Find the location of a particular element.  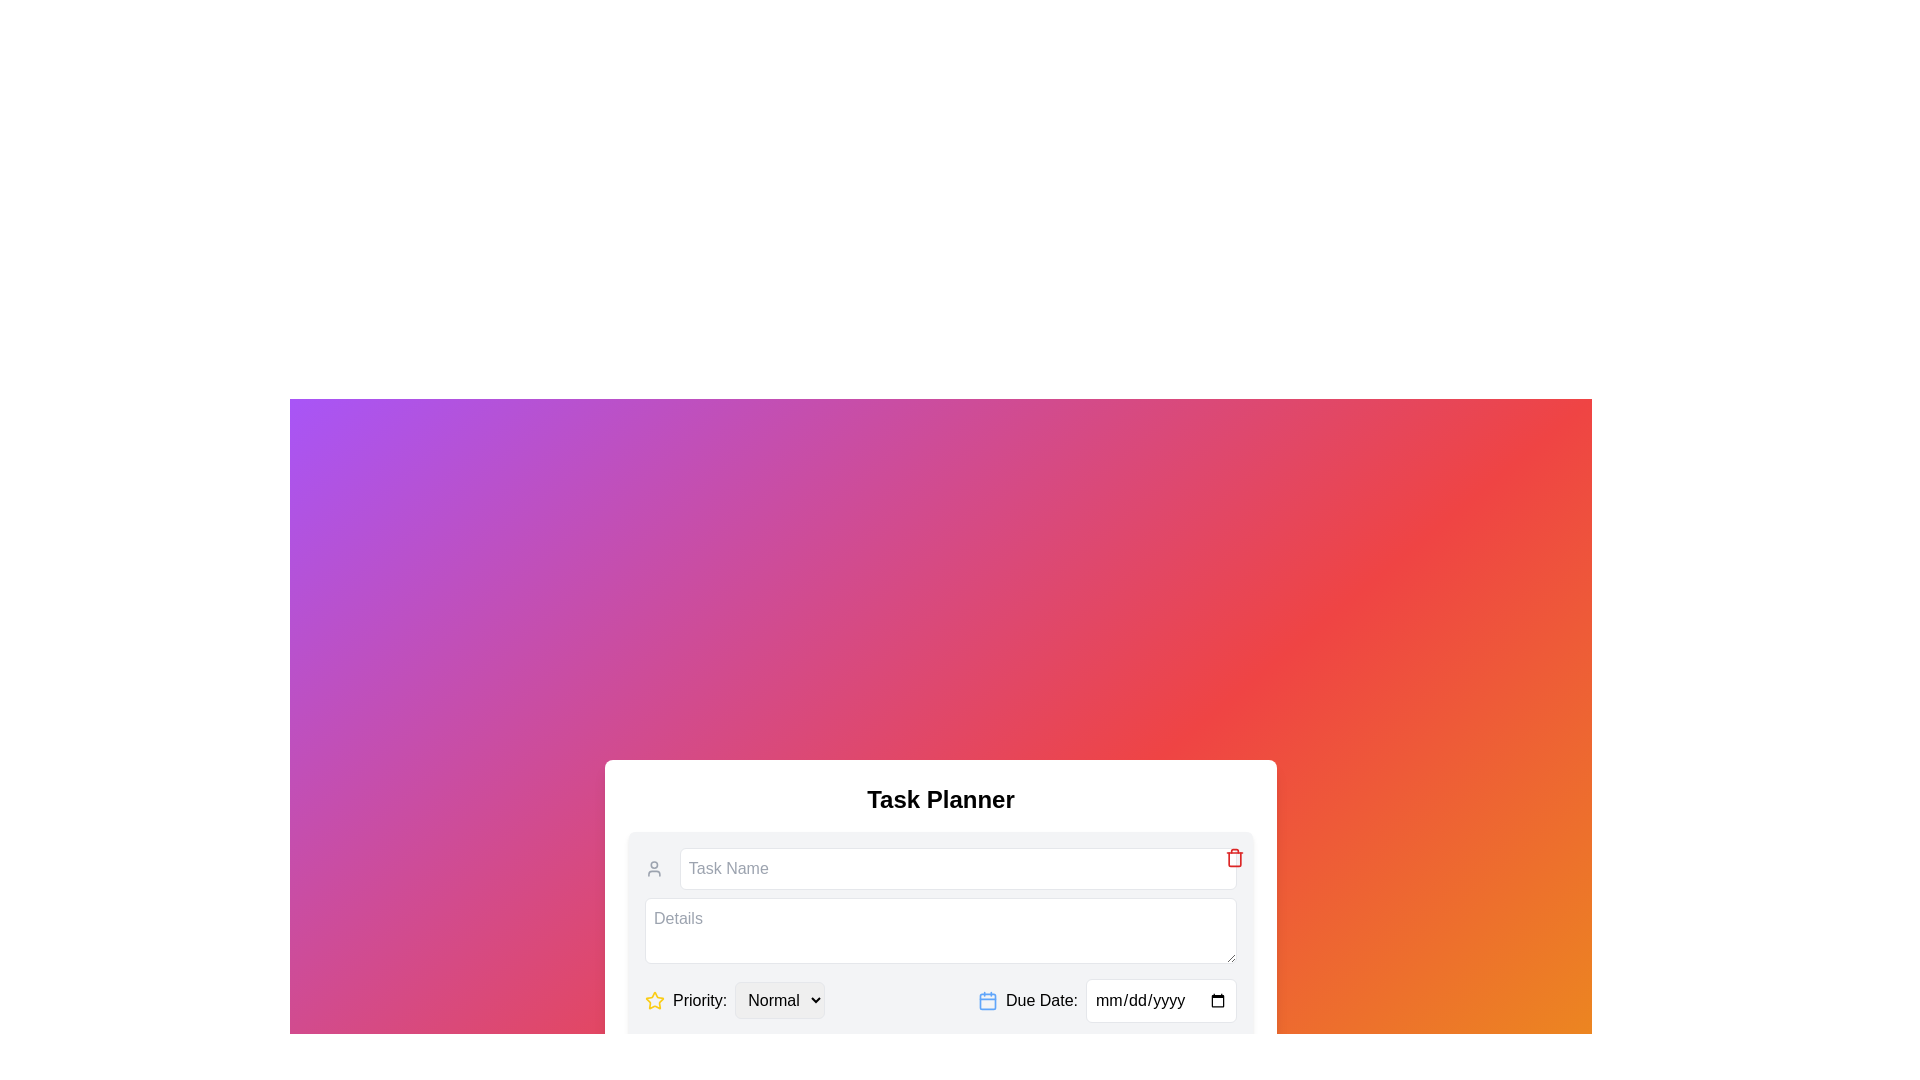

the priority level dropdown menu located in the lower section of the form layout, beneath the 'Details' text area is located at coordinates (734, 1000).